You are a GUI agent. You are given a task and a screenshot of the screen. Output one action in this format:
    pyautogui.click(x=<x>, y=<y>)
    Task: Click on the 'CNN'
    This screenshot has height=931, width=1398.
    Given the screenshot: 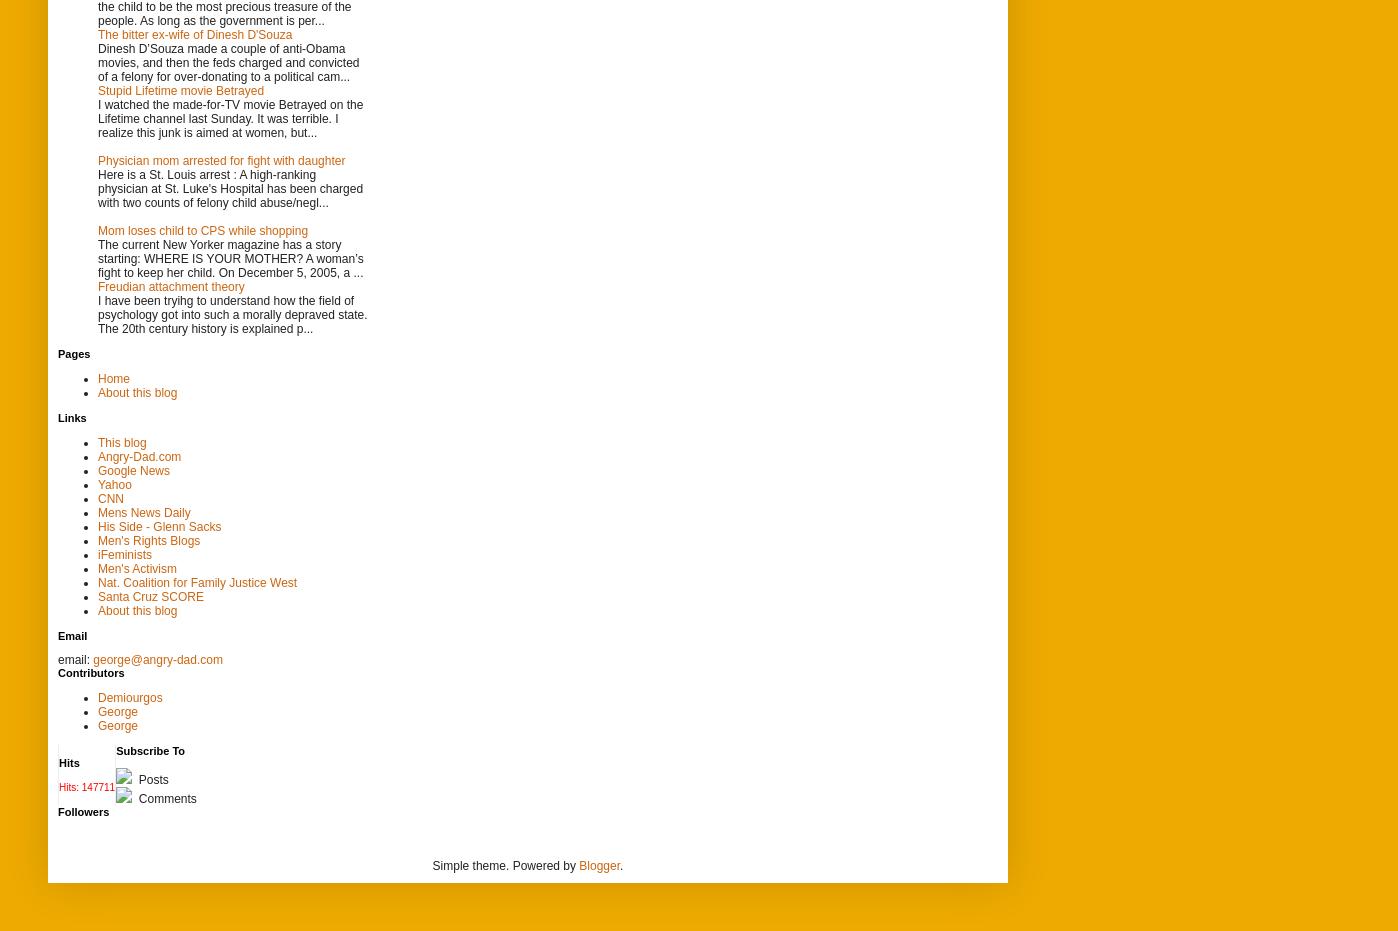 What is the action you would take?
    pyautogui.click(x=111, y=497)
    